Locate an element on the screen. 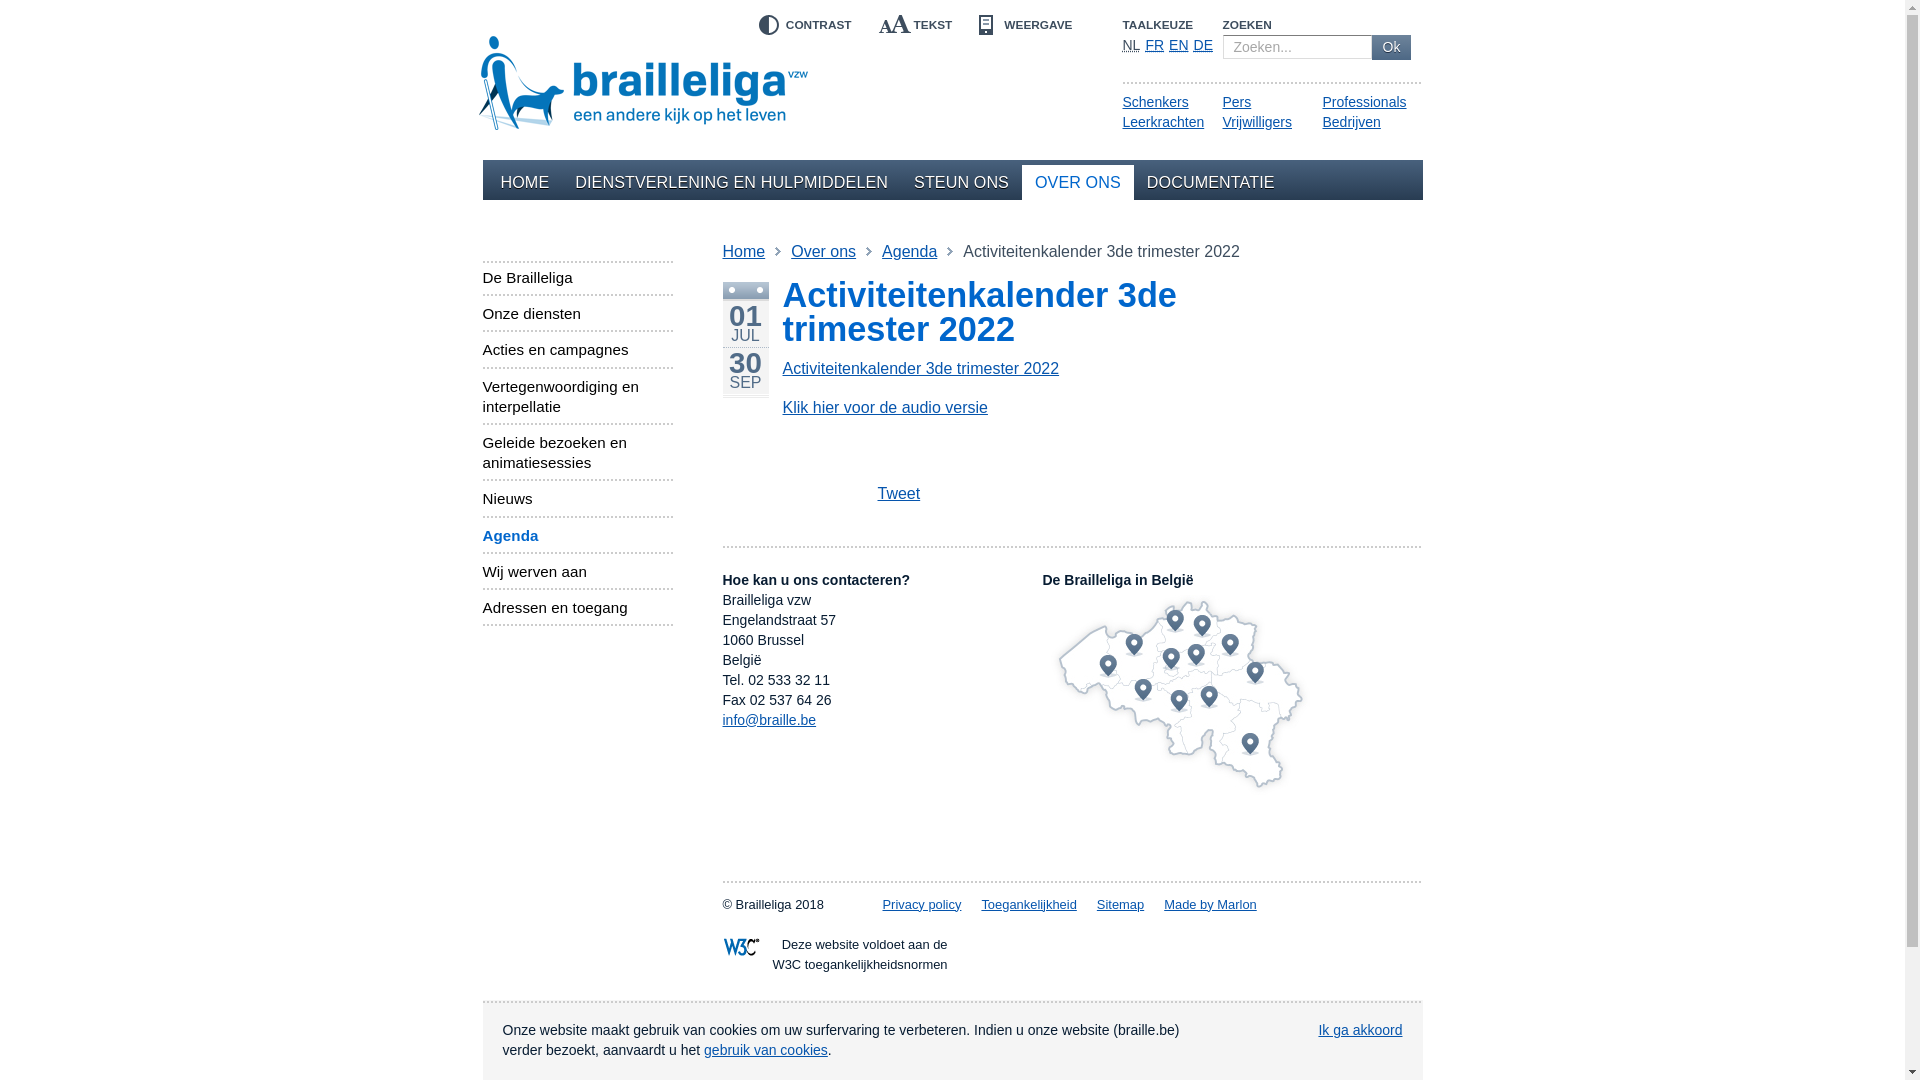 The image size is (1920, 1080). 'DOCUMENTATIE' is located at coordinates (1209, 182).